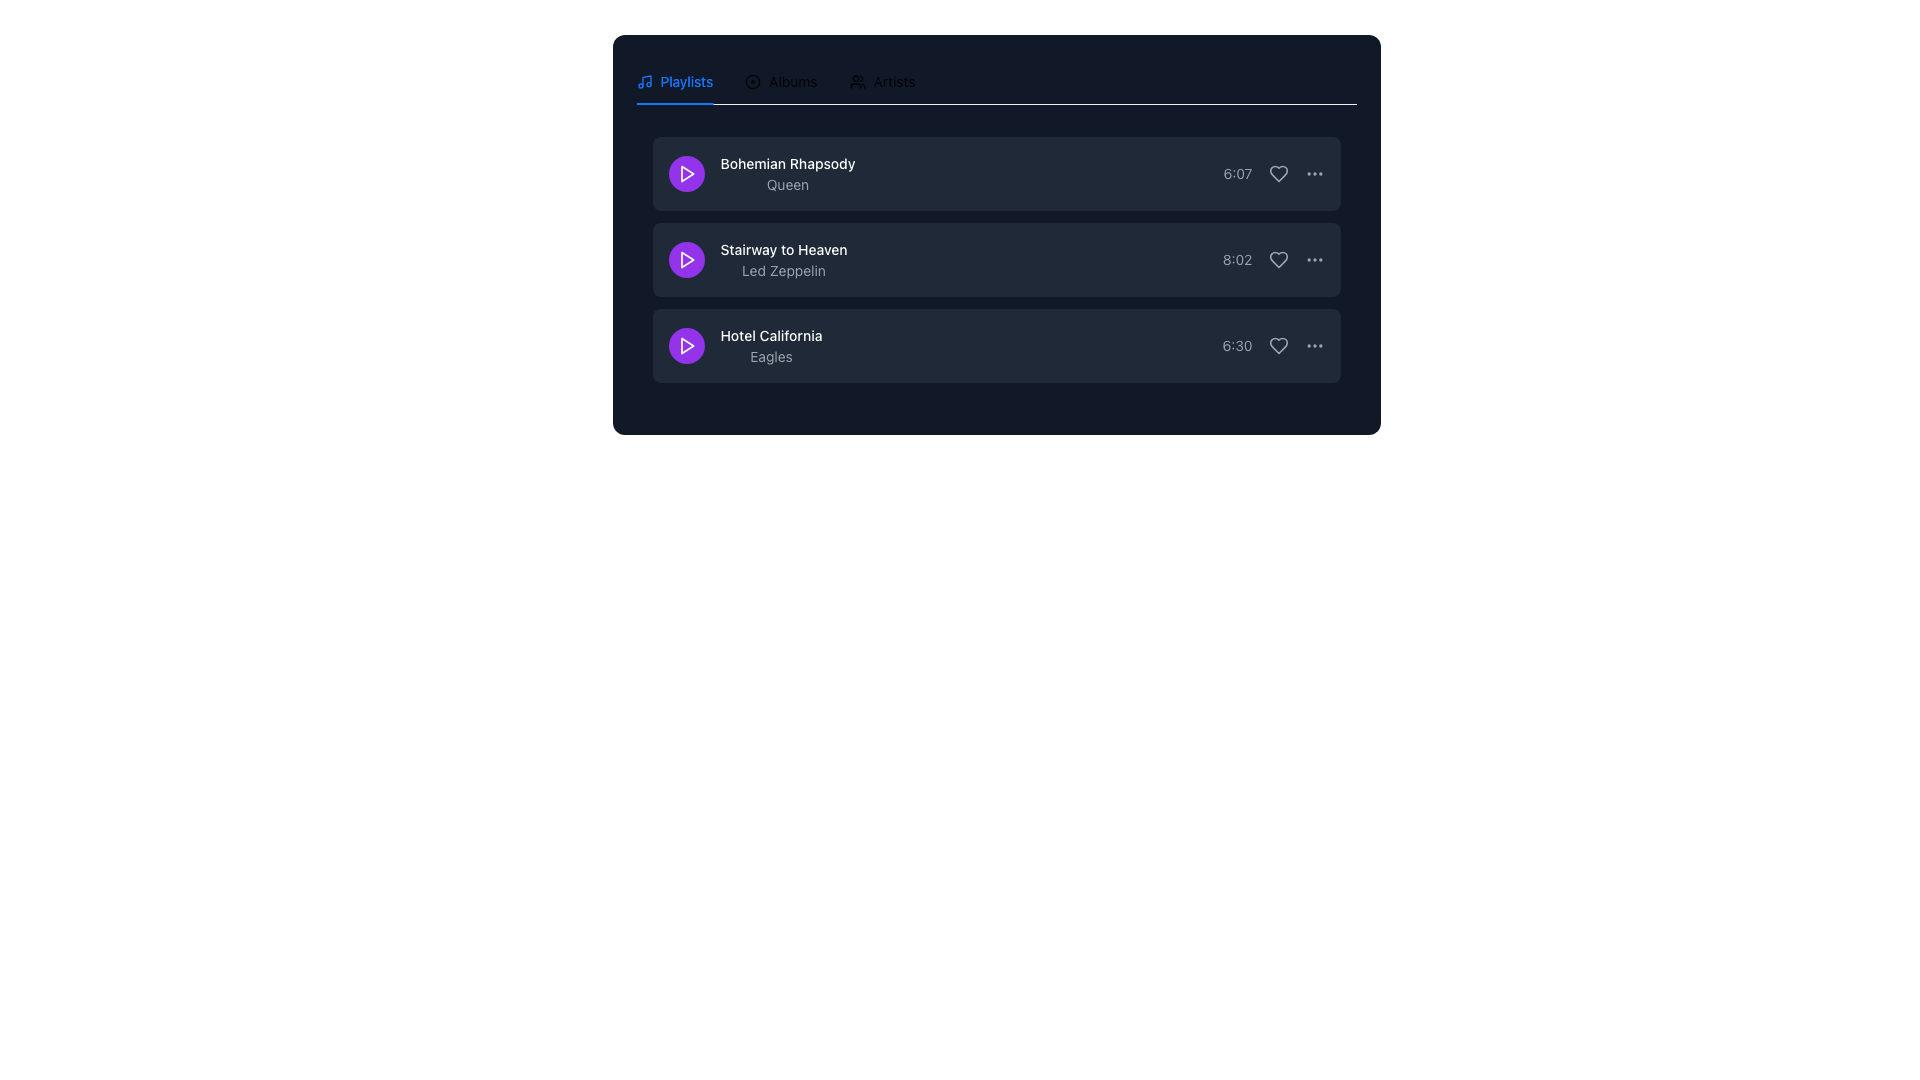 The width and height of the screenshot is (1920, 1080). I want to click on the heart-shaped 'like' icon located to the right of the song duration '6:07' for the song 'Bohemian Rhapsody' by Queen, so click(1277, 172).